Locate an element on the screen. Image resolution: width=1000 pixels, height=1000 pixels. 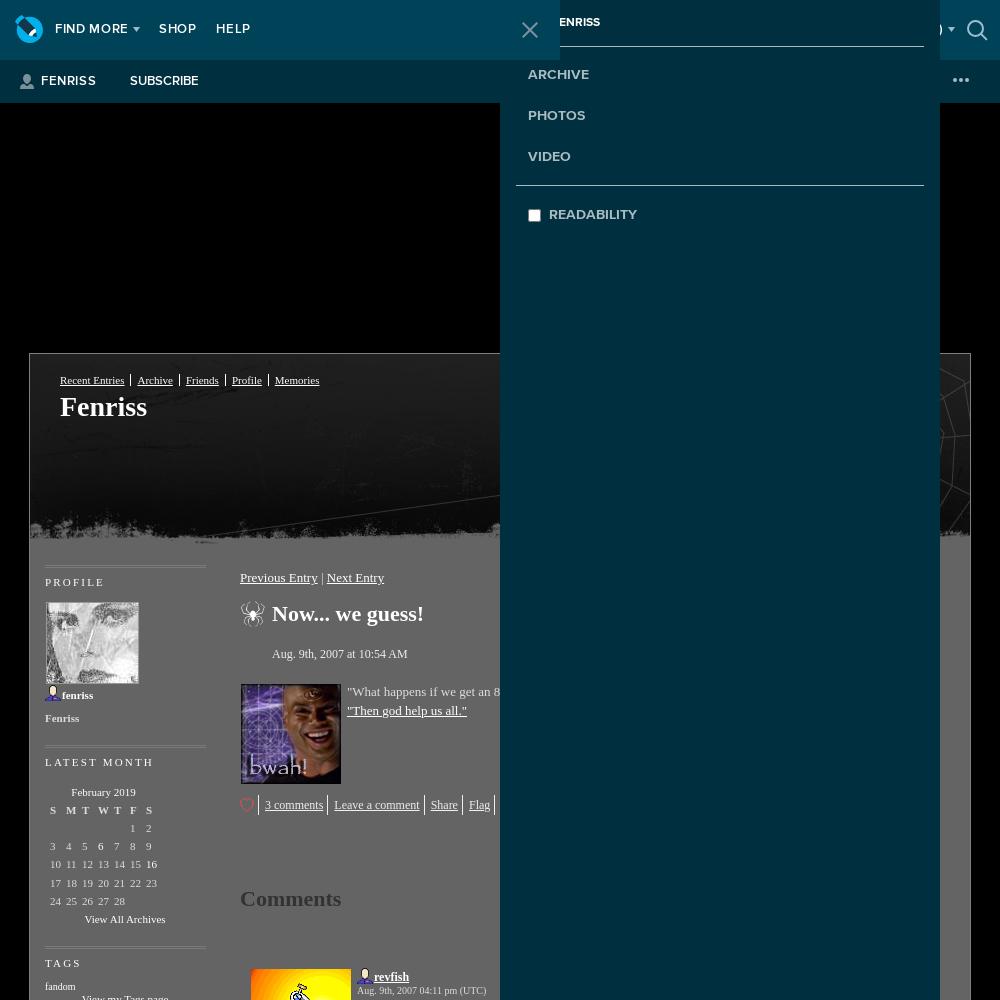
'6' is located at coordinates (99, 845).